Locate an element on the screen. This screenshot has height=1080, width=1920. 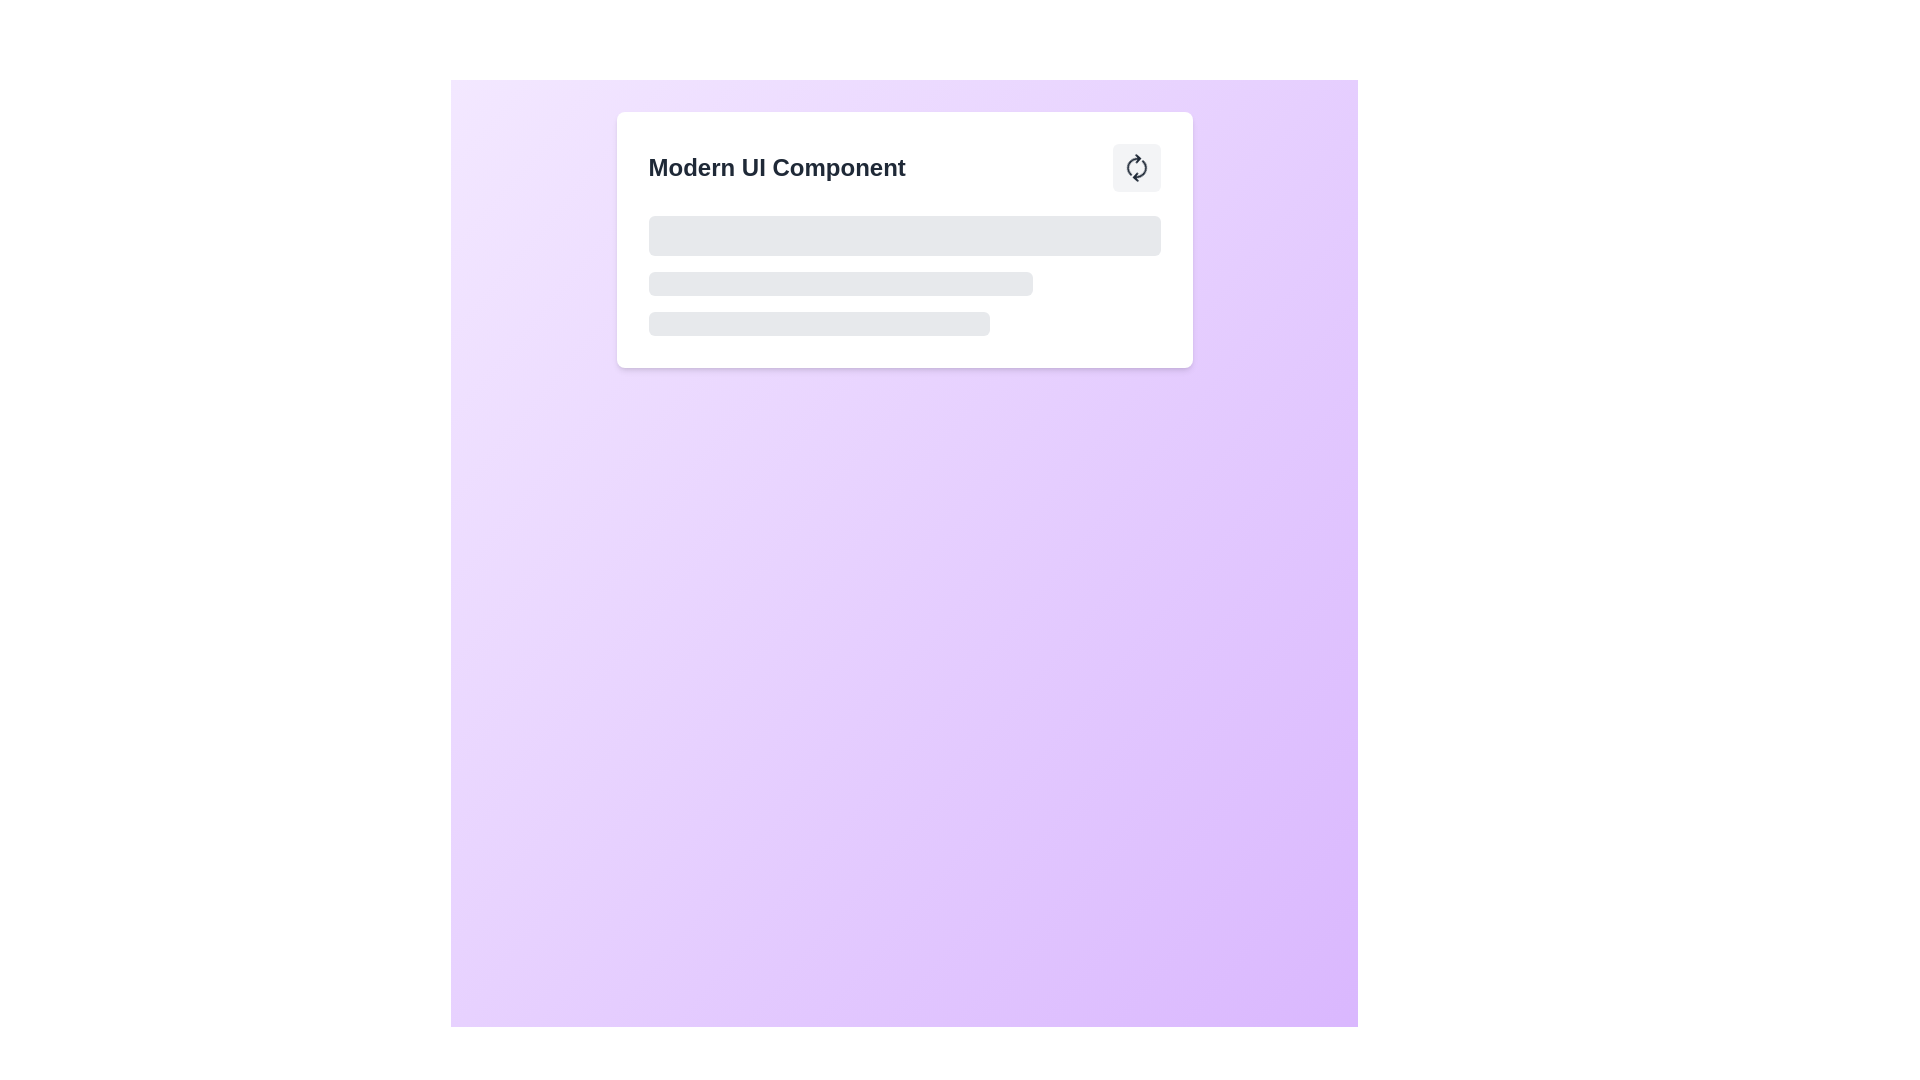
the circular refresh icon with a dark gray color and an animate-spin effect located in the top-right area of the card titled 'Modern UI Component' is located at coordinates (1136, 167).